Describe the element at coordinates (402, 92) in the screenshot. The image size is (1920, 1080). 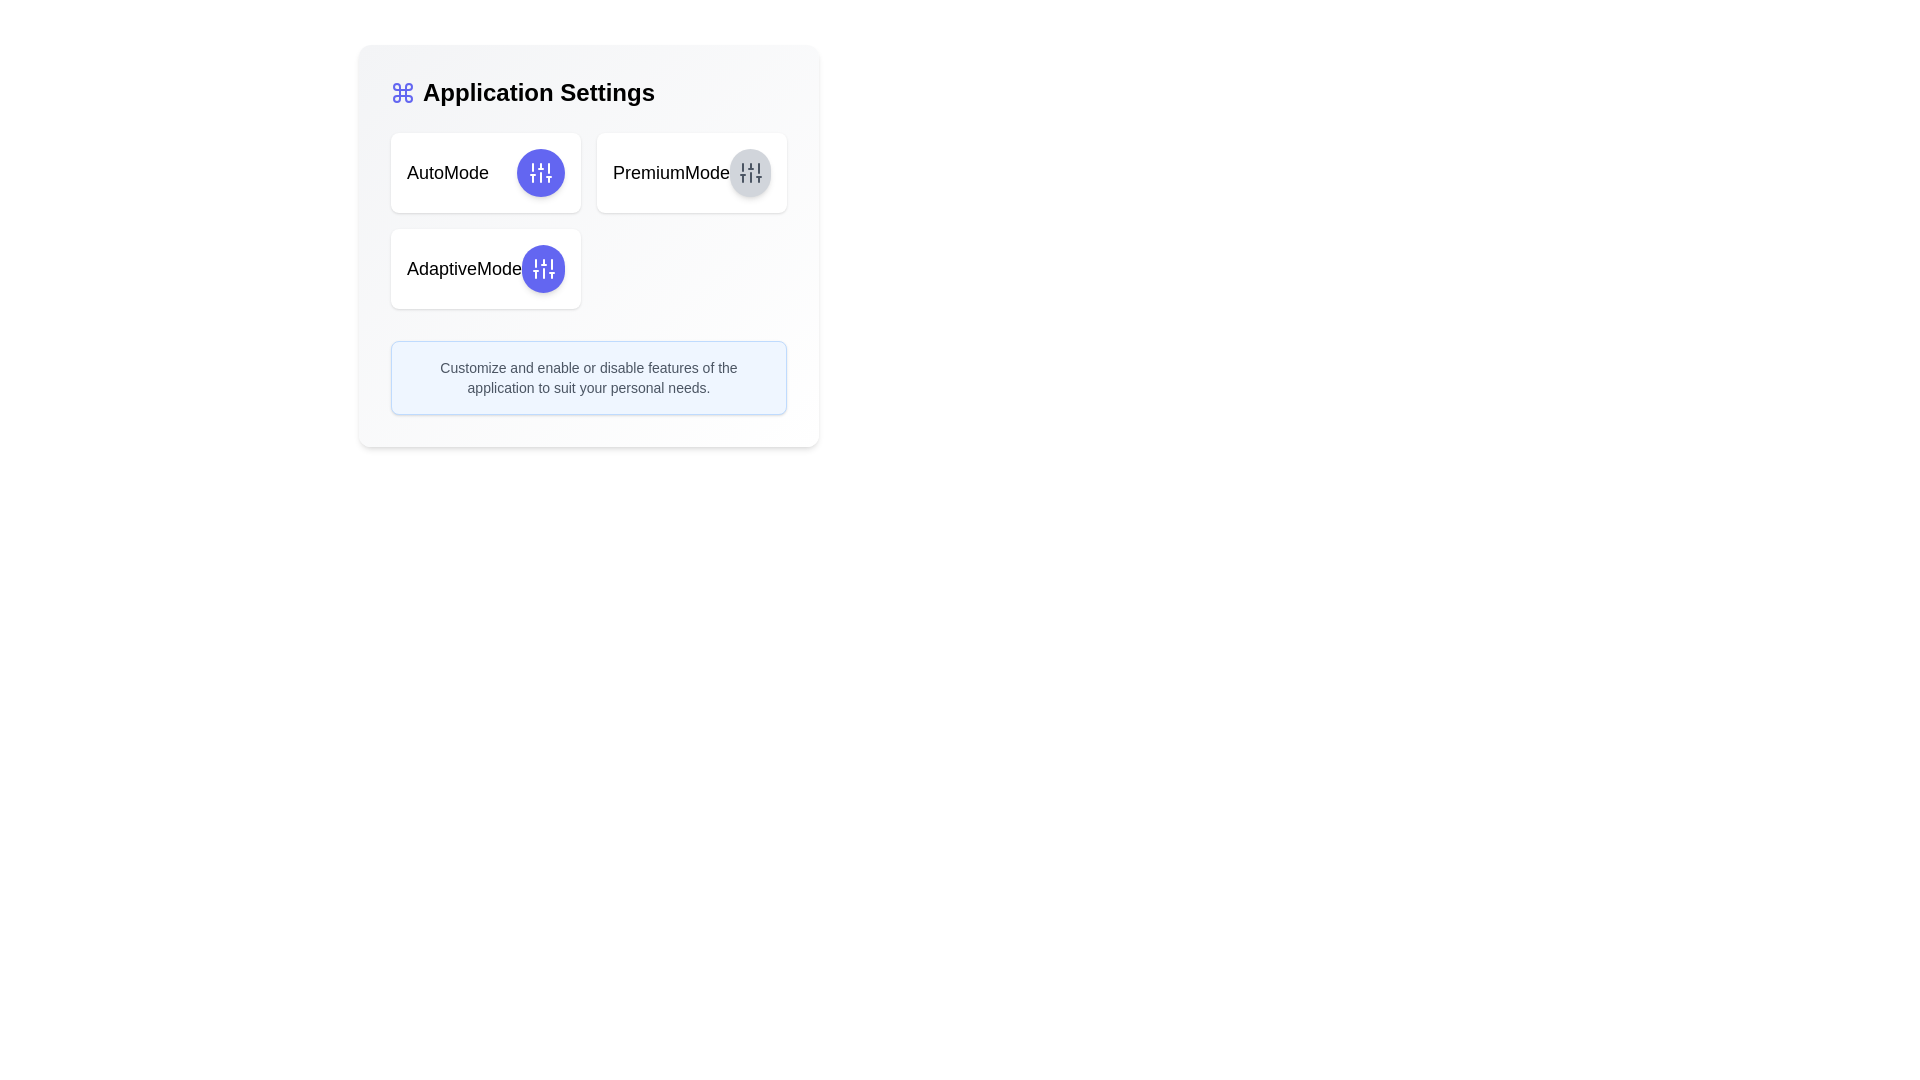
I see `the settings icon located in the top-left corner of the 'Application Settings' section, next to the title text` at that location.